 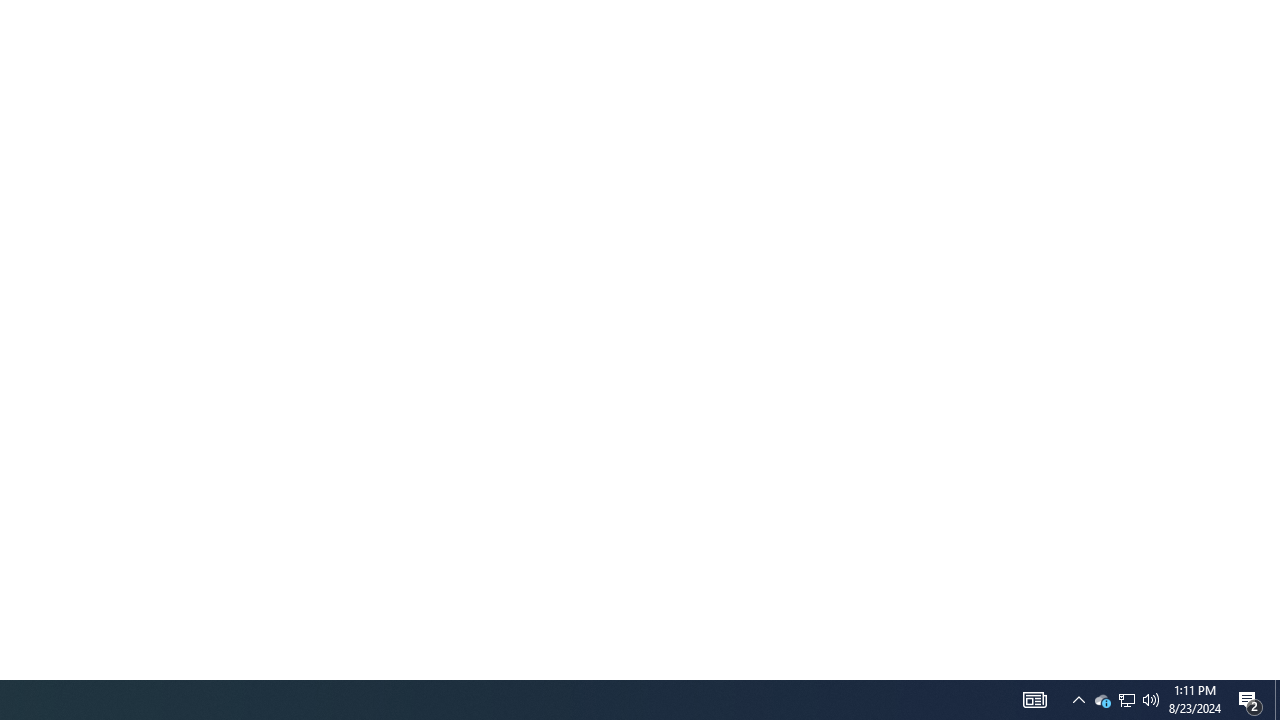 I want to click on 'User Promoted Notification Area', so click(x=1151, y=698).